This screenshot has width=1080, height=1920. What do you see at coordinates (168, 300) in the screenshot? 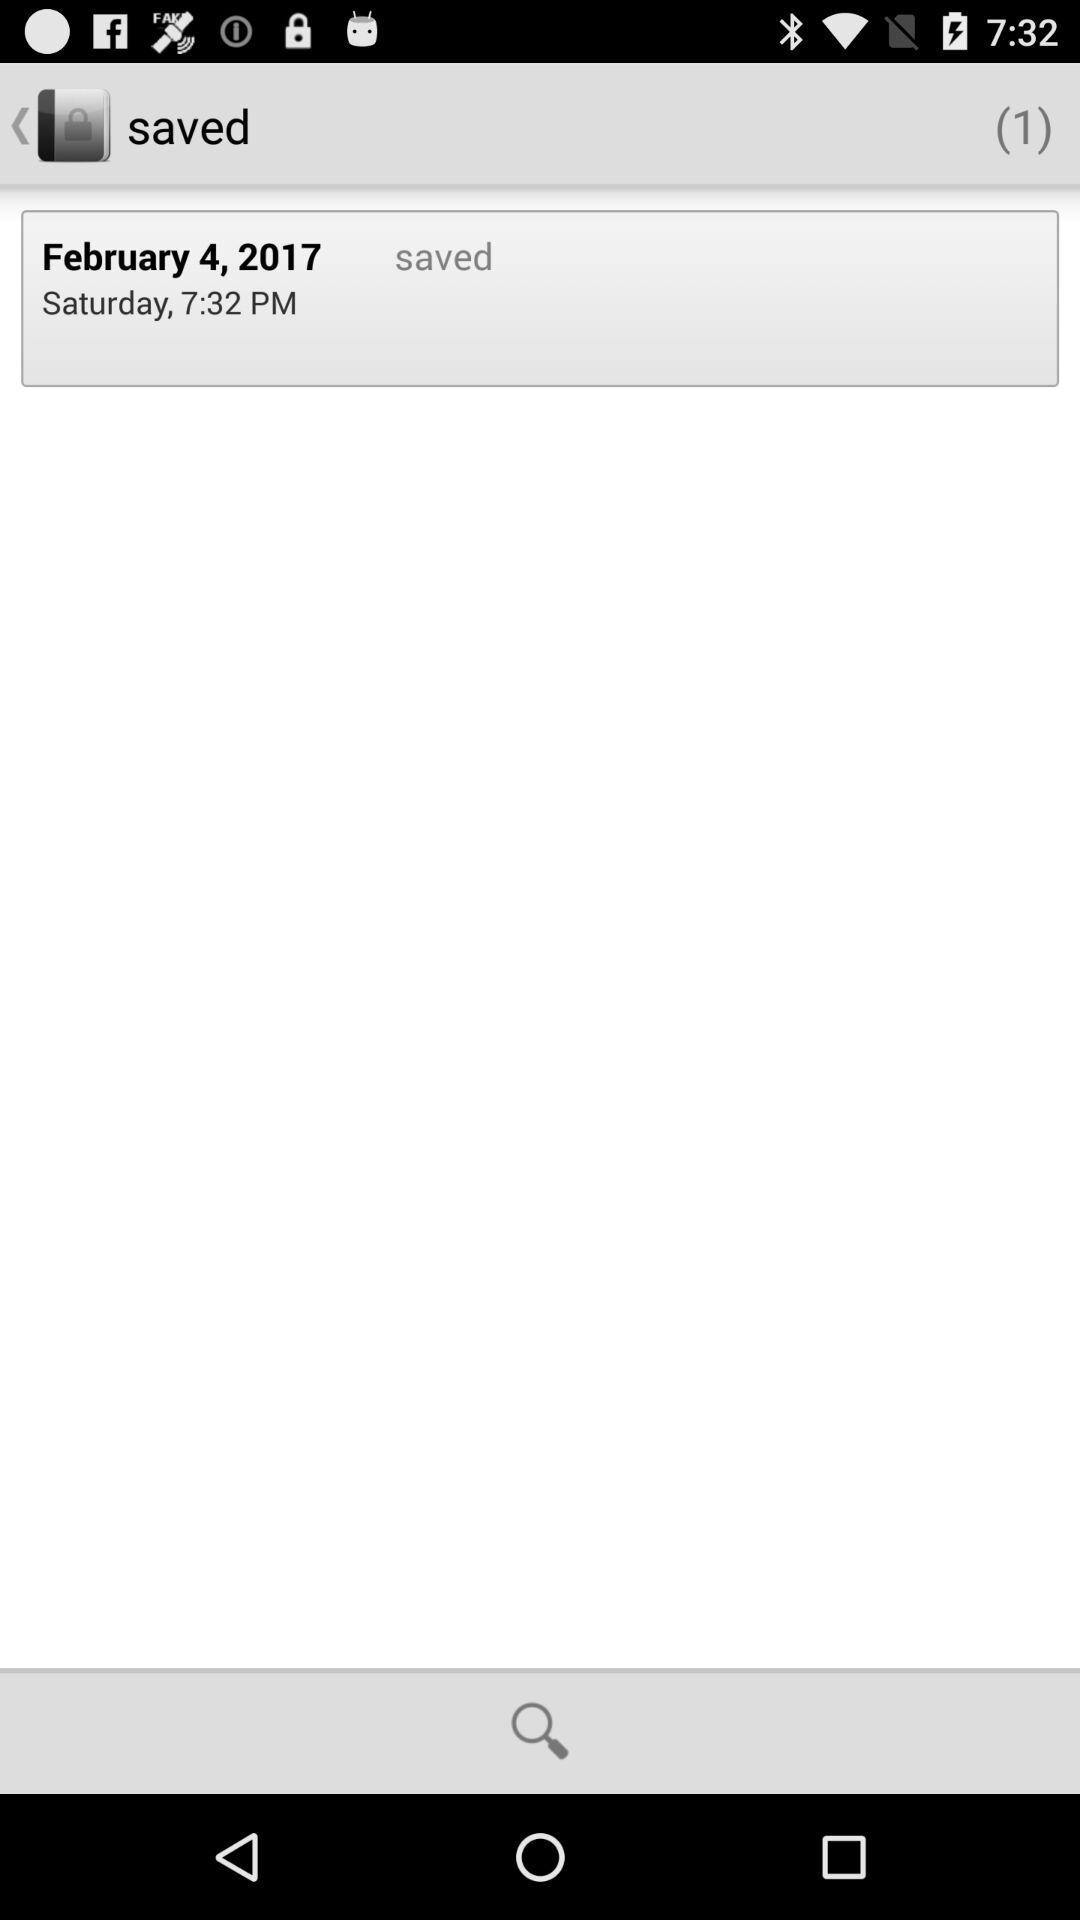
I see `the item below february 4, 2017 item` at bounding box center [168, 300].